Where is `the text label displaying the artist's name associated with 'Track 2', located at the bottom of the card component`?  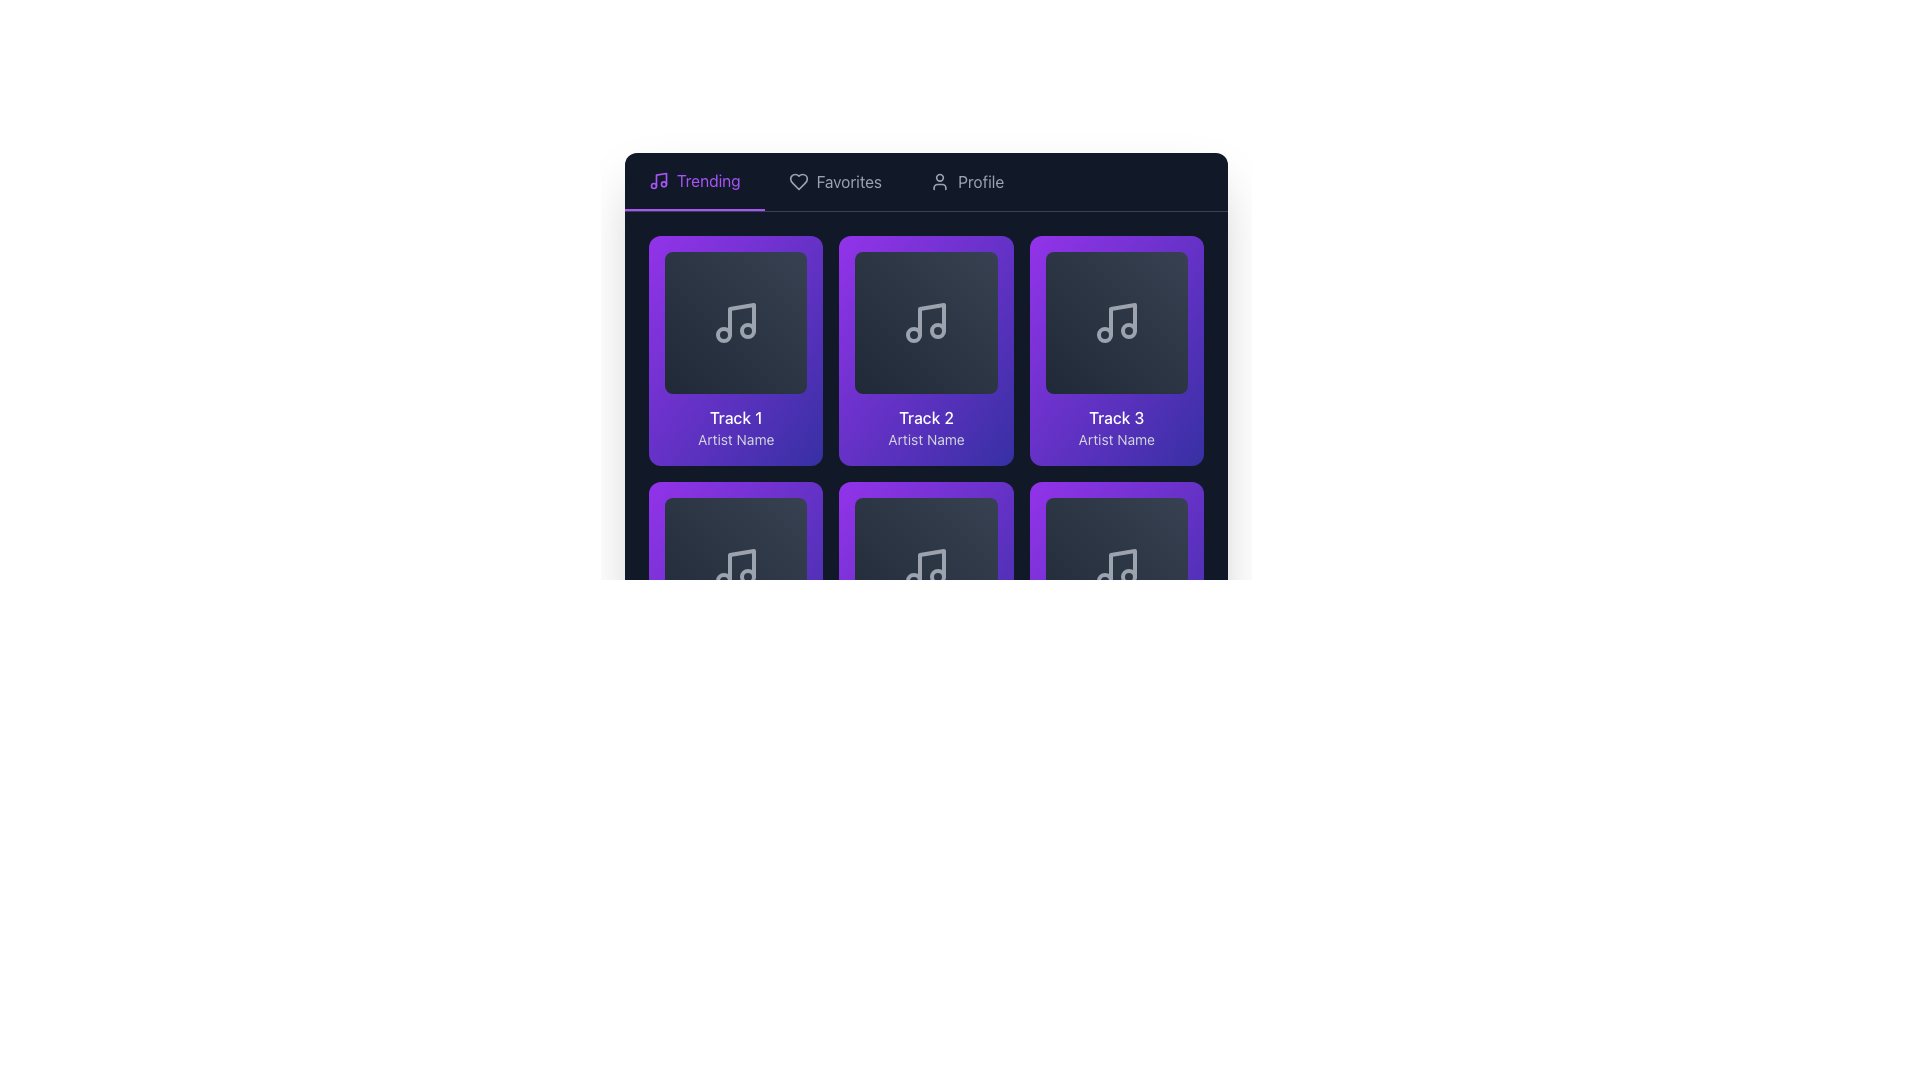 the text label displaying the artist's name associated with 'Track 2', located at the bottom of the card component is located at coordinates (925, 439).